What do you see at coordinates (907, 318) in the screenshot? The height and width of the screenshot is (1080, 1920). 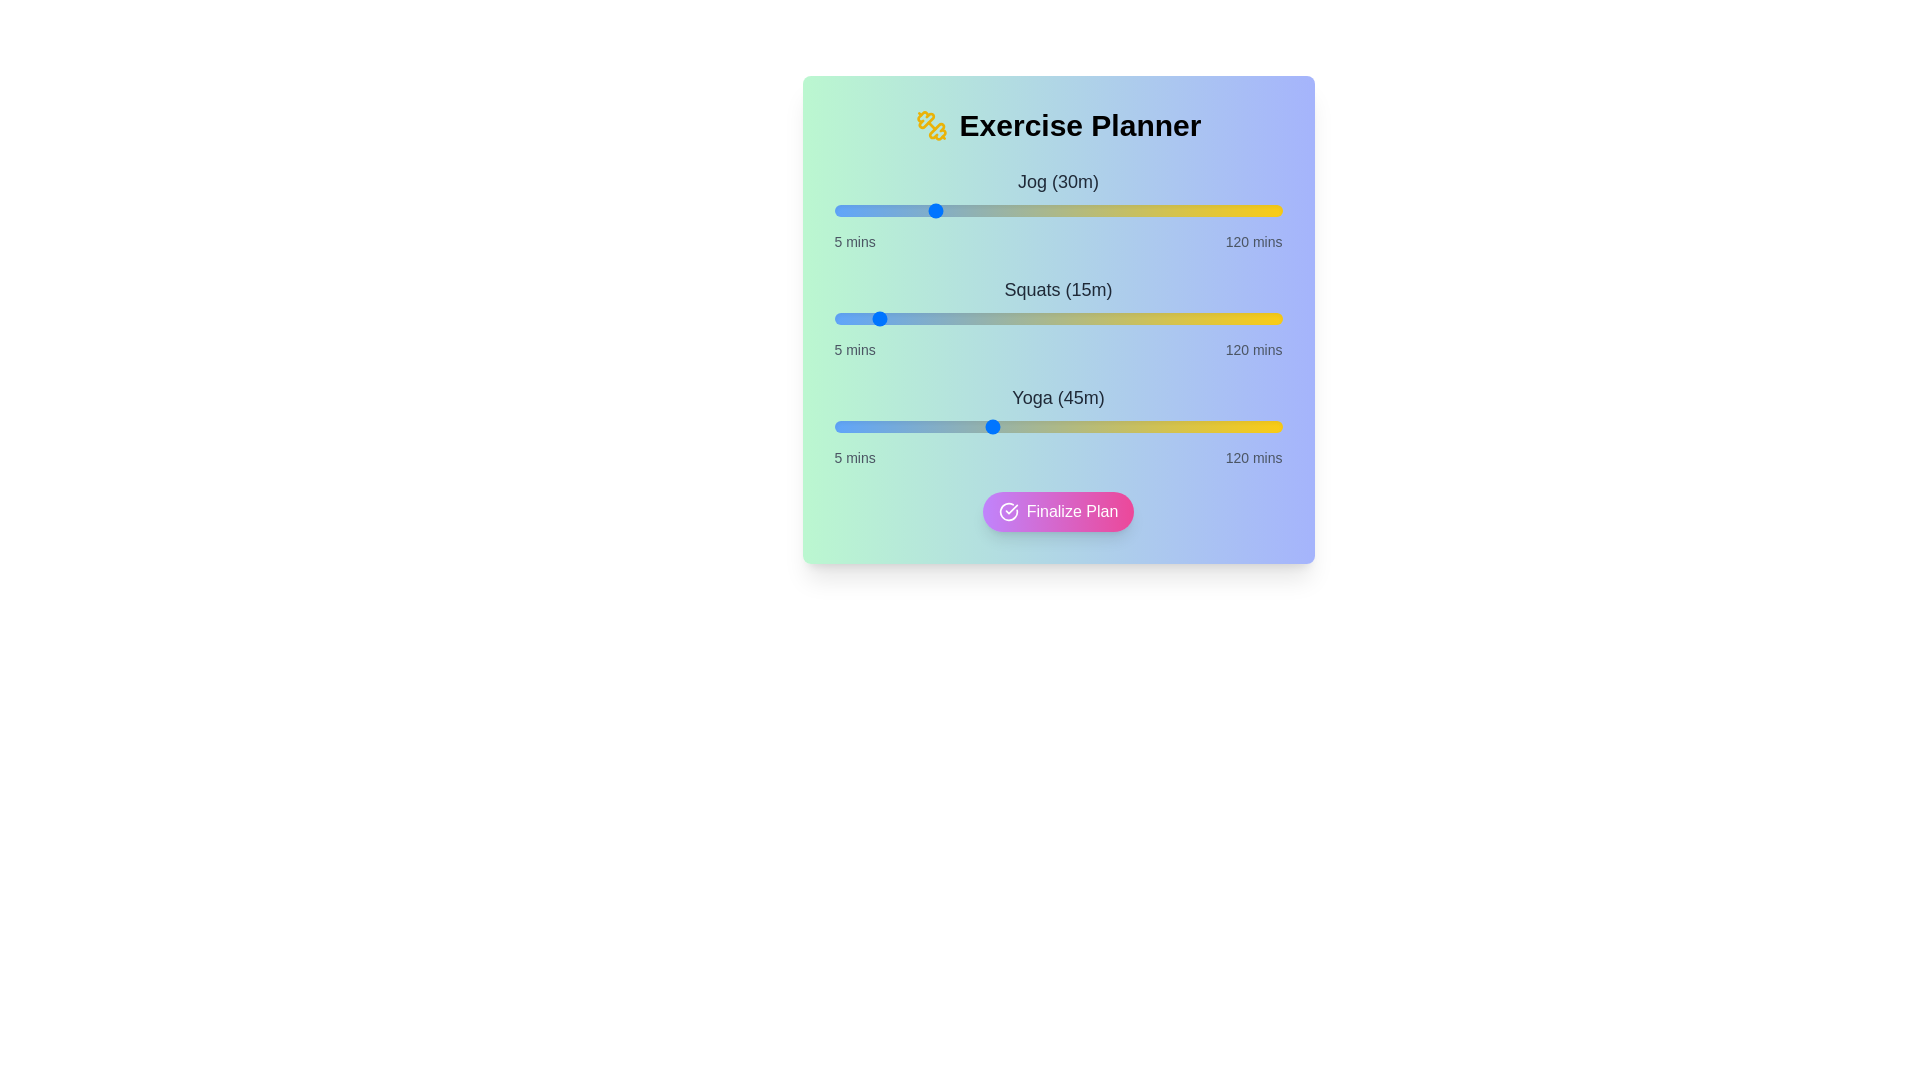 I see `the duration of the 1 slider to 24 minutes` at bounding box center [907, 318].